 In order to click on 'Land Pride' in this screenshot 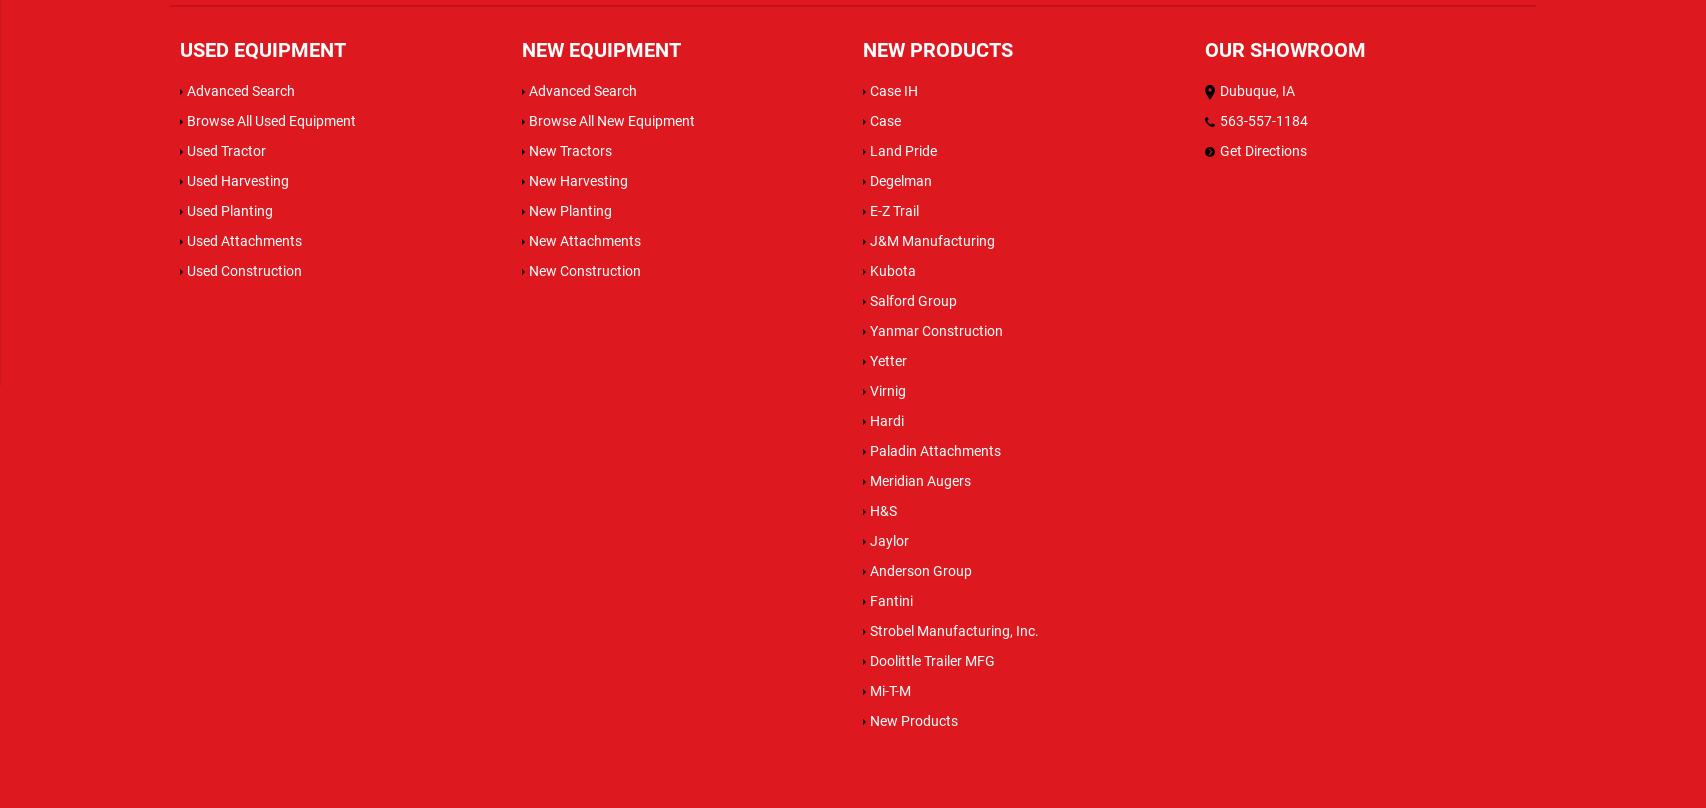, I will do `click(903, 148)`.